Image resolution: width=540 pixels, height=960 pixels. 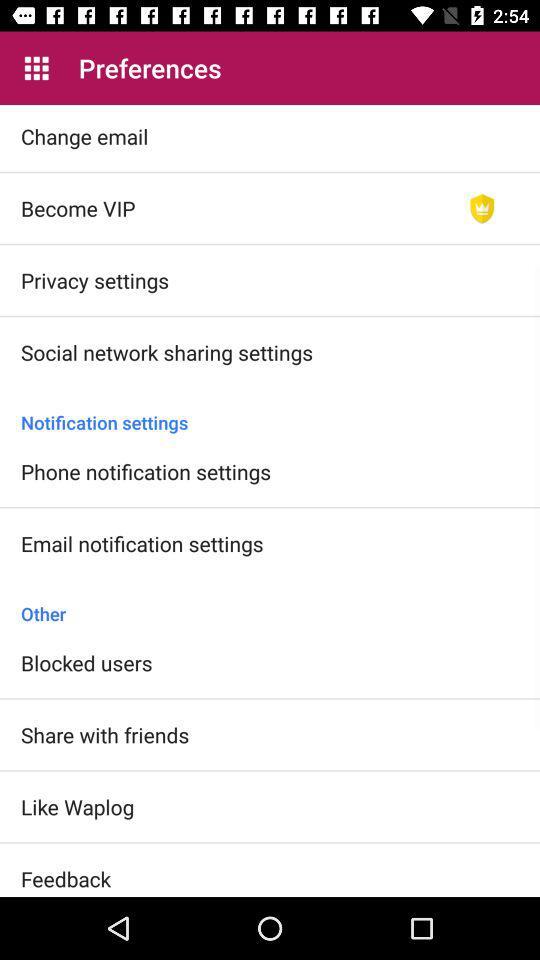 I want to click on icon next to the become vip, so click(x=481, y=208).